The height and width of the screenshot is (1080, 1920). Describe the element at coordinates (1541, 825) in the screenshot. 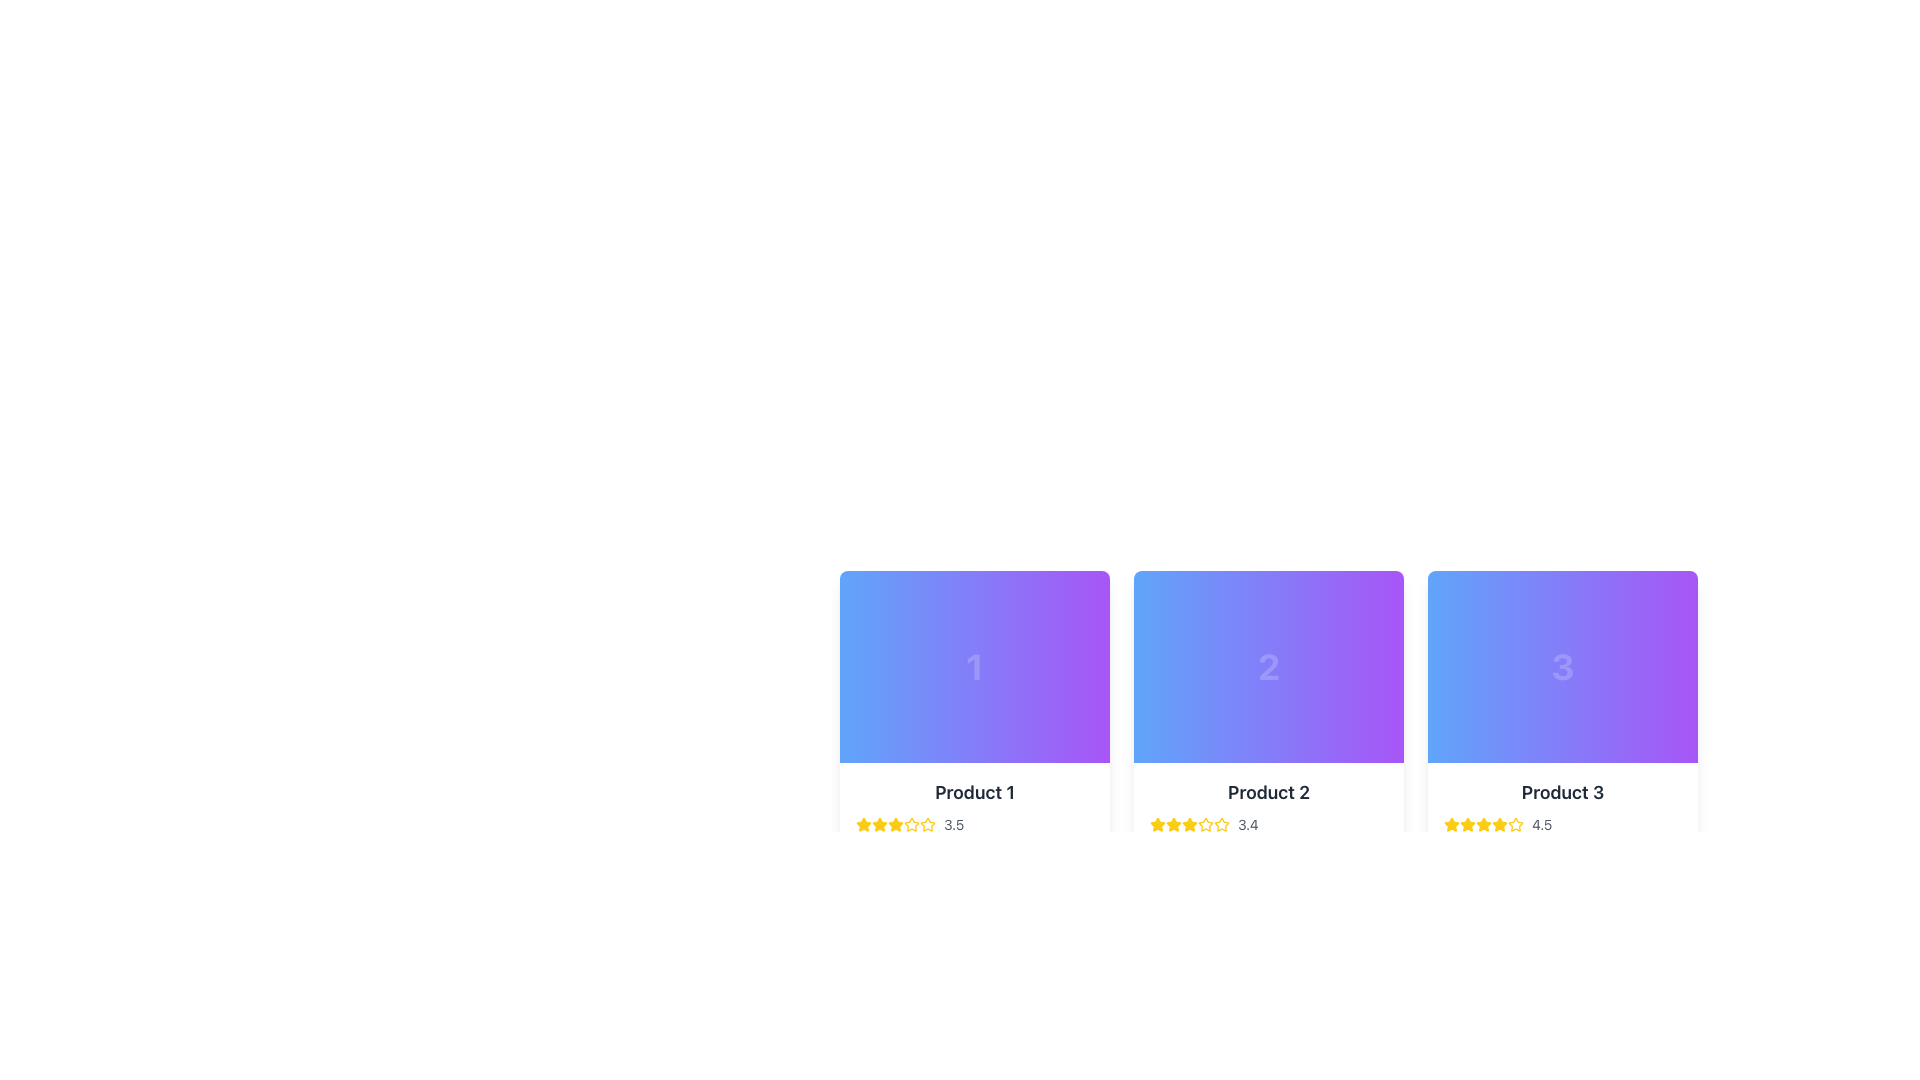

I see `text content of the Text label displaying '4.5' in gray color, located below the 'Product 3' label and to the right of the yellow rating stars` at that location.